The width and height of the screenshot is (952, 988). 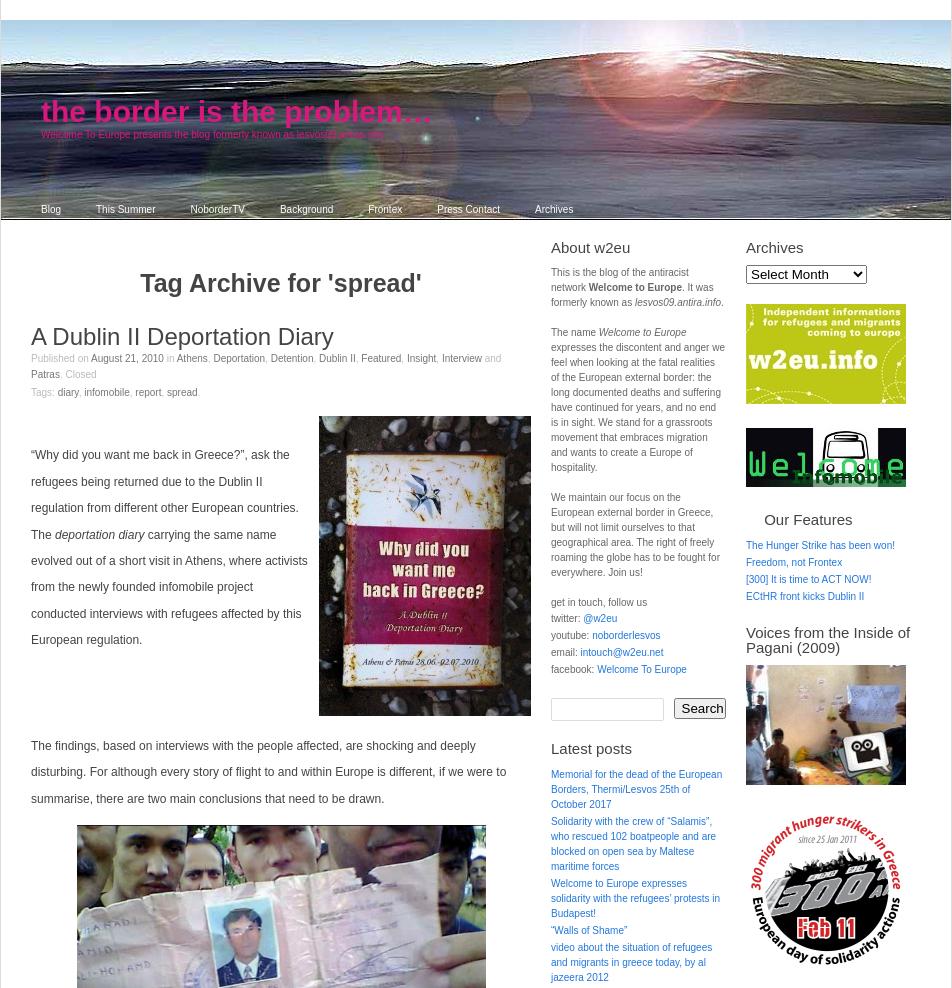 I want to click on 'the border is the problem…', so click(x=236, y=111).